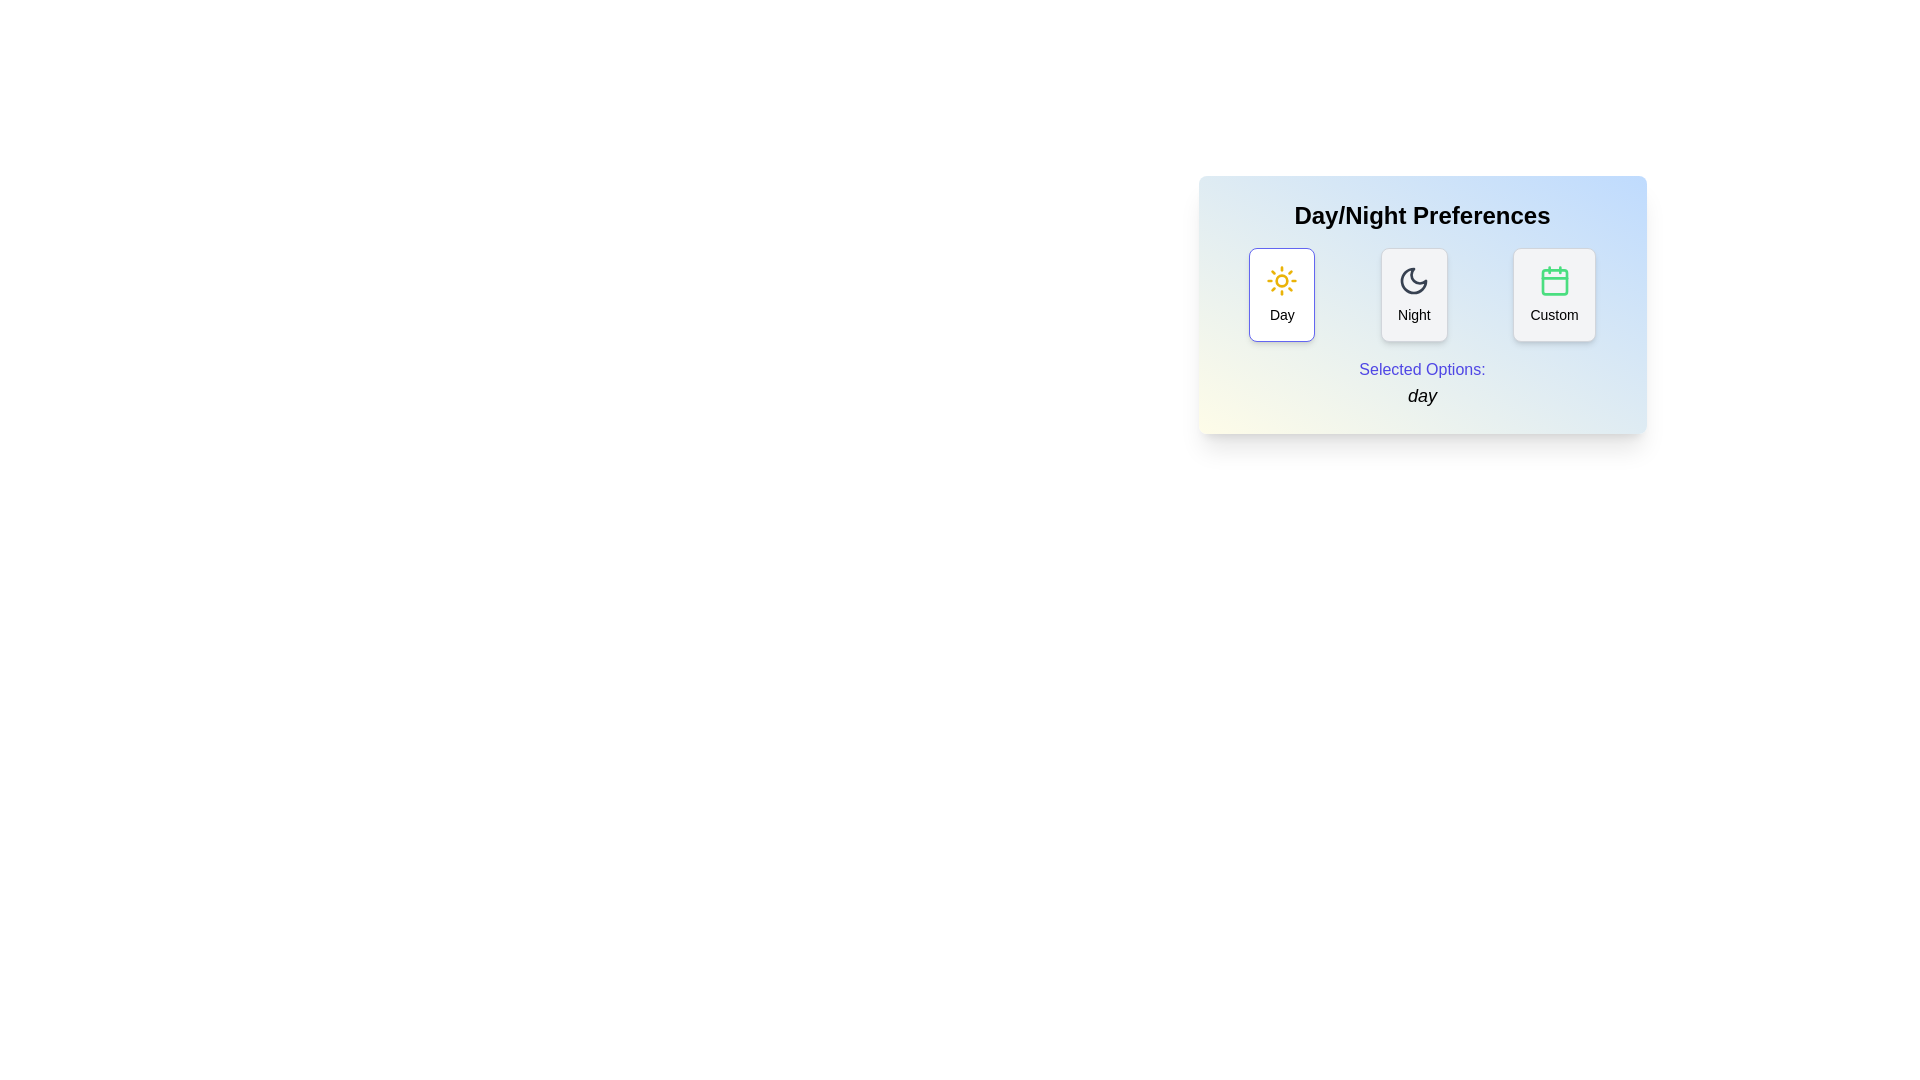 The image size is (1920, 1080). What do you see at coordinates (1553, 294) in the screenshot?
I see `the 'Custom' button to toggle its selection` at bounding box center [1553, 294].